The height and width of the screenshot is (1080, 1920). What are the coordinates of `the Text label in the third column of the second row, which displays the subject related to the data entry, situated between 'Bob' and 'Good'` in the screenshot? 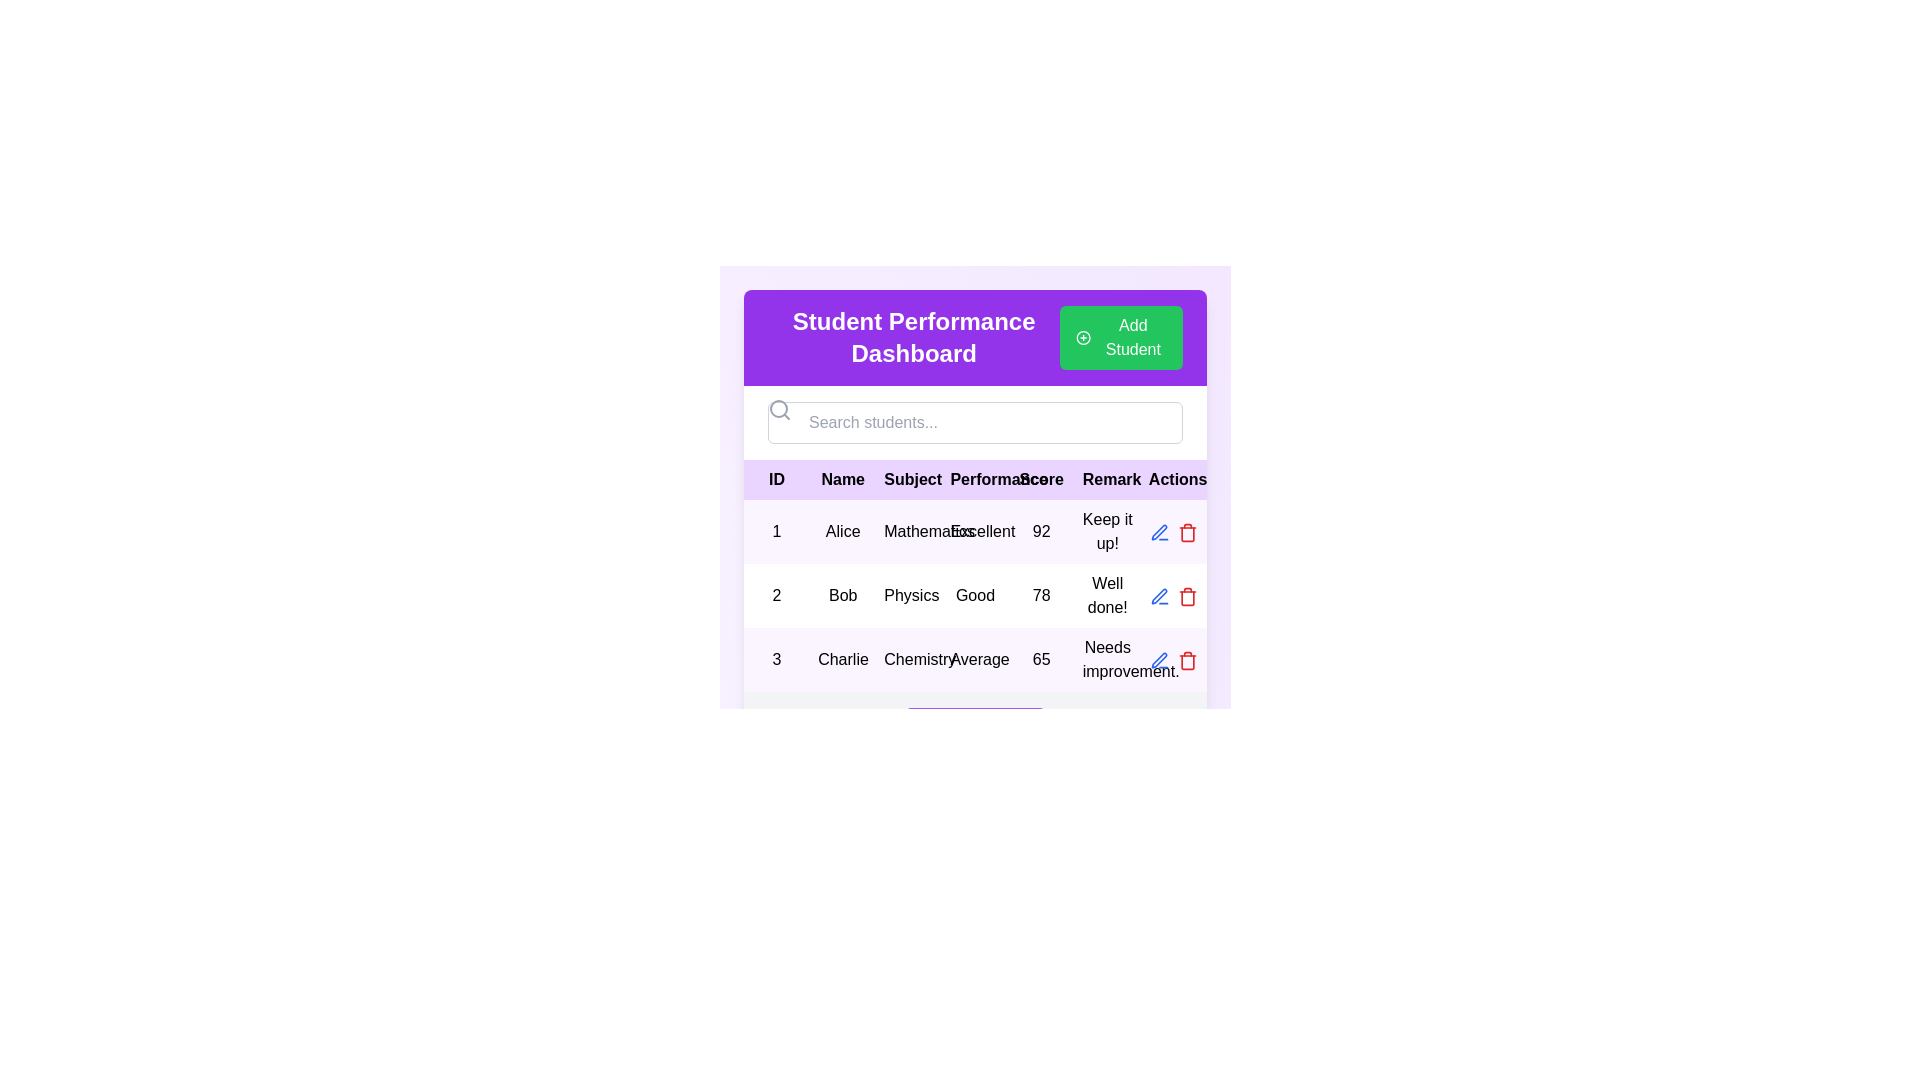 It's located at (908, 595).